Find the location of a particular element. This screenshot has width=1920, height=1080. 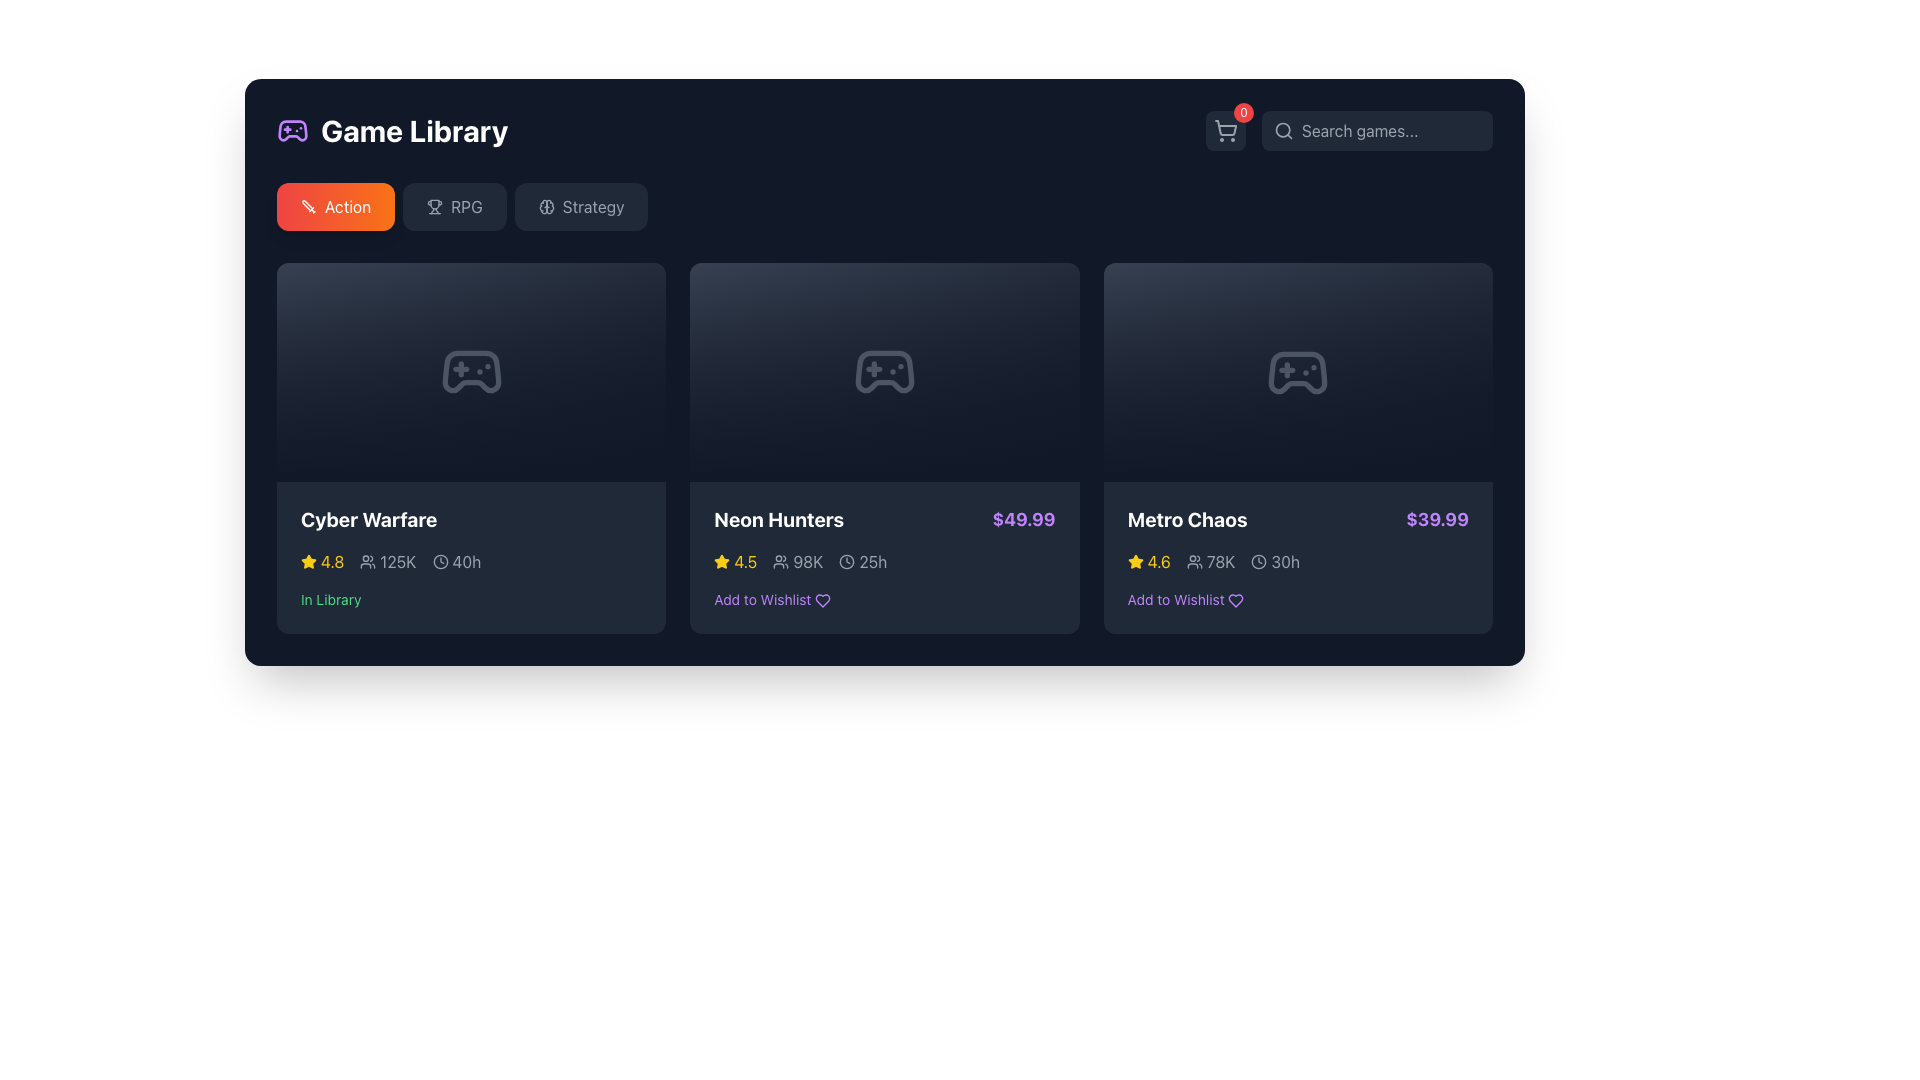

the informational display containing critical game details such as rating, user count, and approximate playtime, located in the 'Neon Hunters' card in the second column of the game list is located at coordinates (883, 562).